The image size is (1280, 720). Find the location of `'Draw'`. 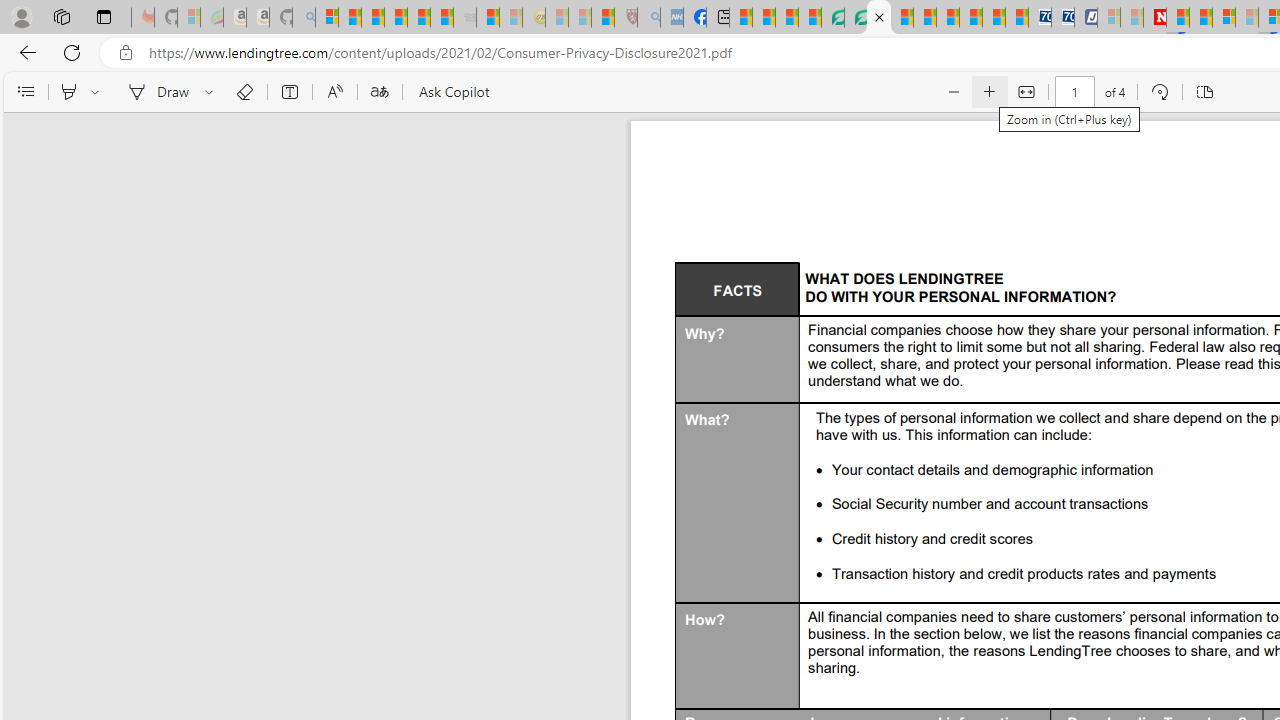

'Draw' is located at coordinates (154, 92).